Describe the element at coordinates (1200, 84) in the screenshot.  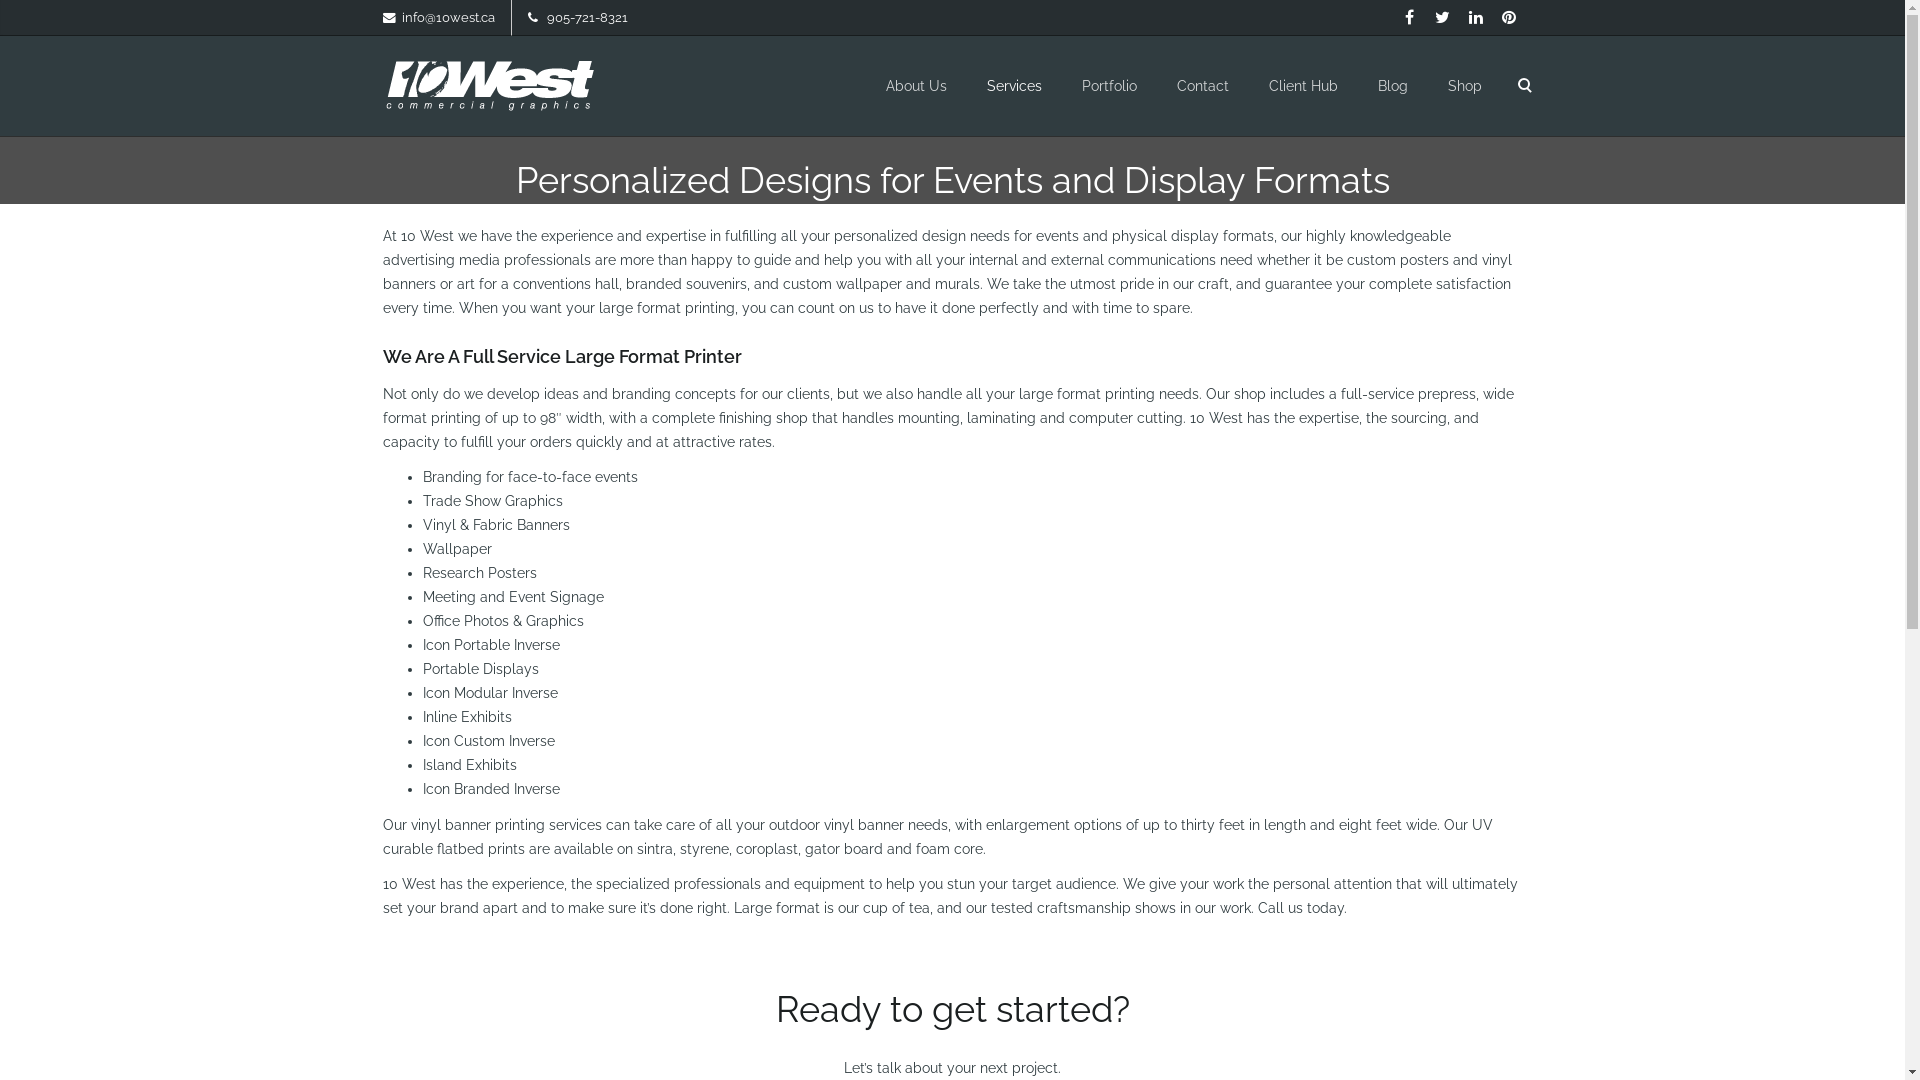
I see `'Contact'` at that location.